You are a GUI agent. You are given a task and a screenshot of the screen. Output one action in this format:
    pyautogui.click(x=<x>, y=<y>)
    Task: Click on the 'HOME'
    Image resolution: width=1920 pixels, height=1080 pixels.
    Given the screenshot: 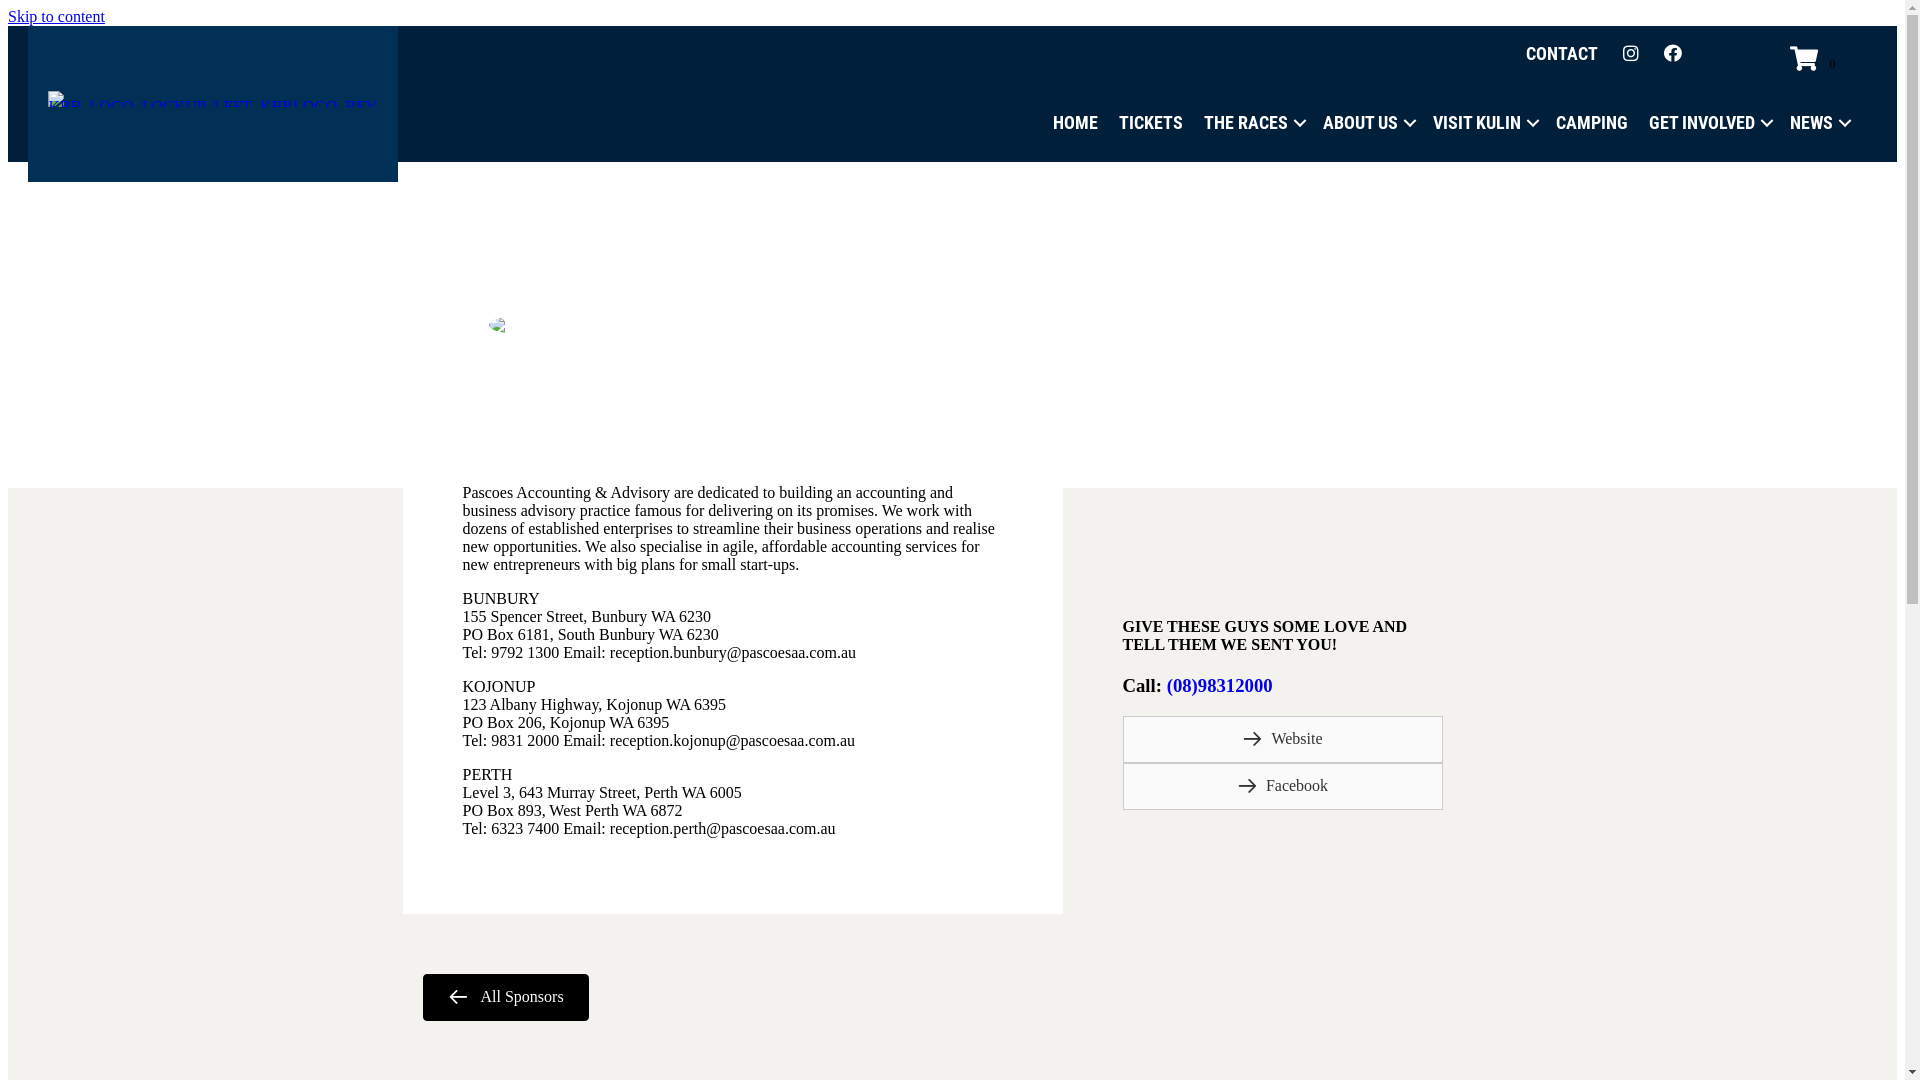 What is the action you would take?
    pyautogui.click(x=1074, y=123)
    